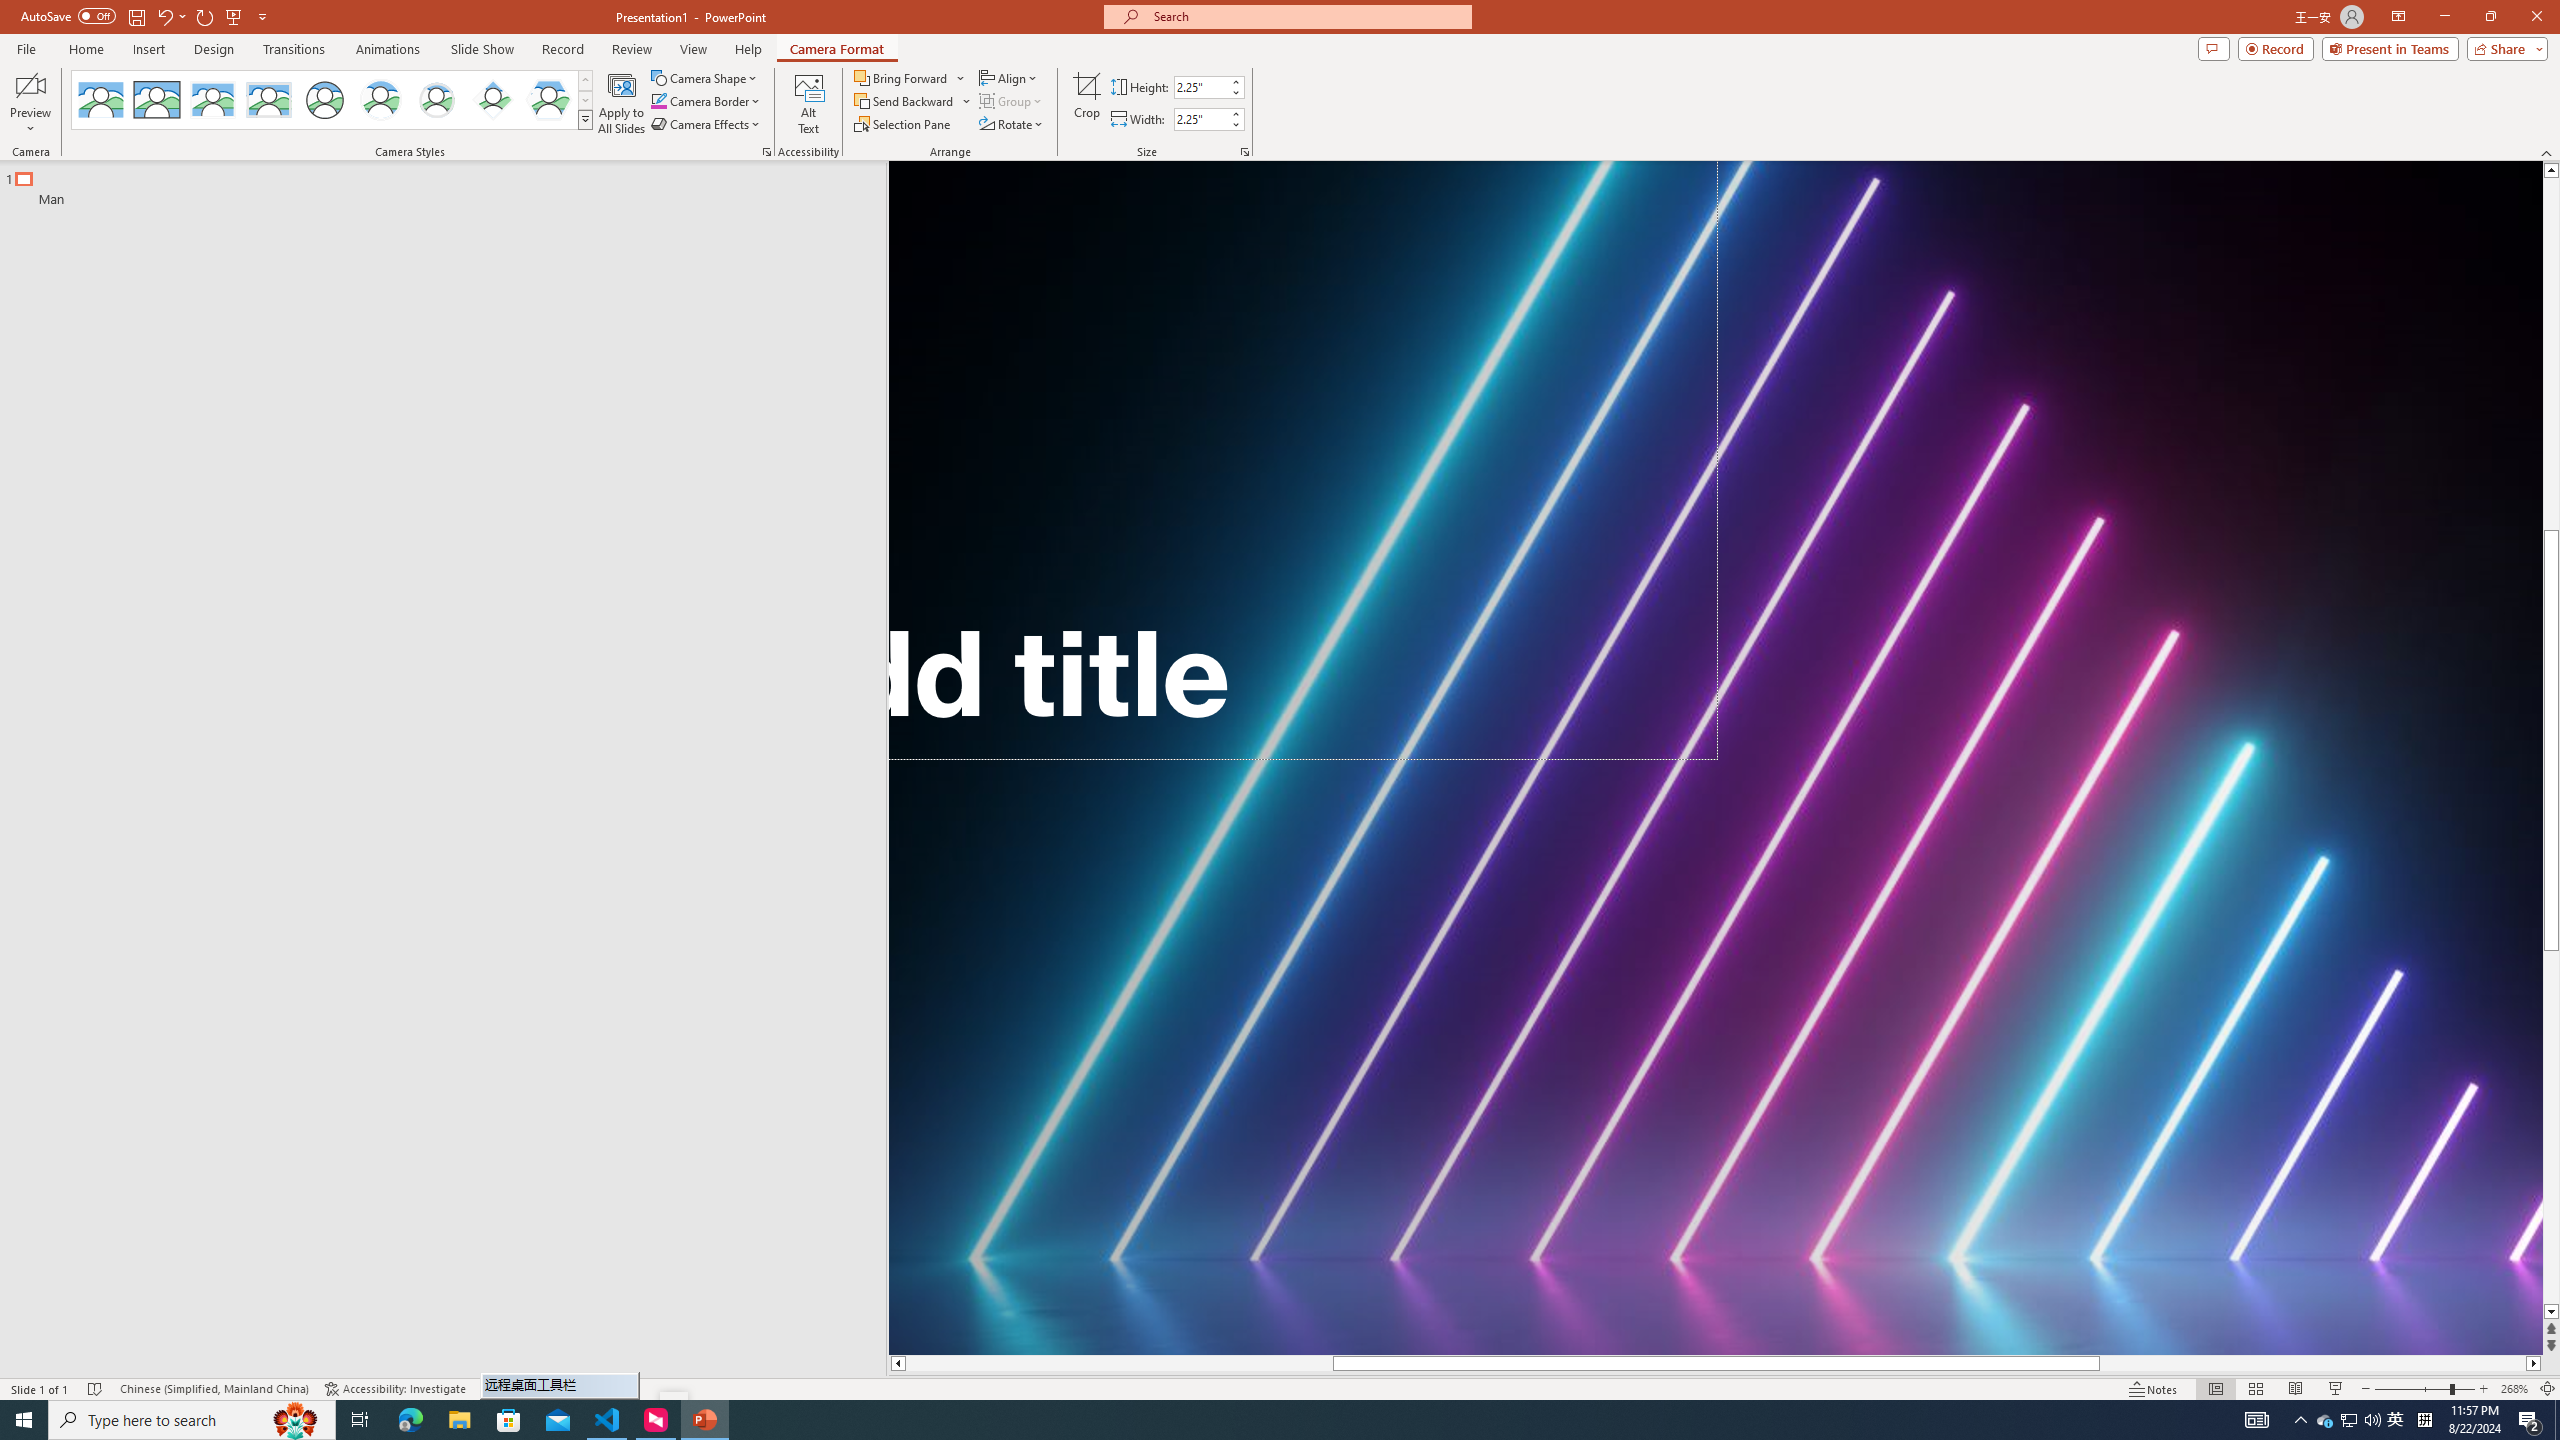 The height and width of the screenshot is (1440, 2560). What do you see at coordinates (549, 99) in the screenshot?
I see `'Center Shadow Hexagon'` at bounding box center [549, 99].